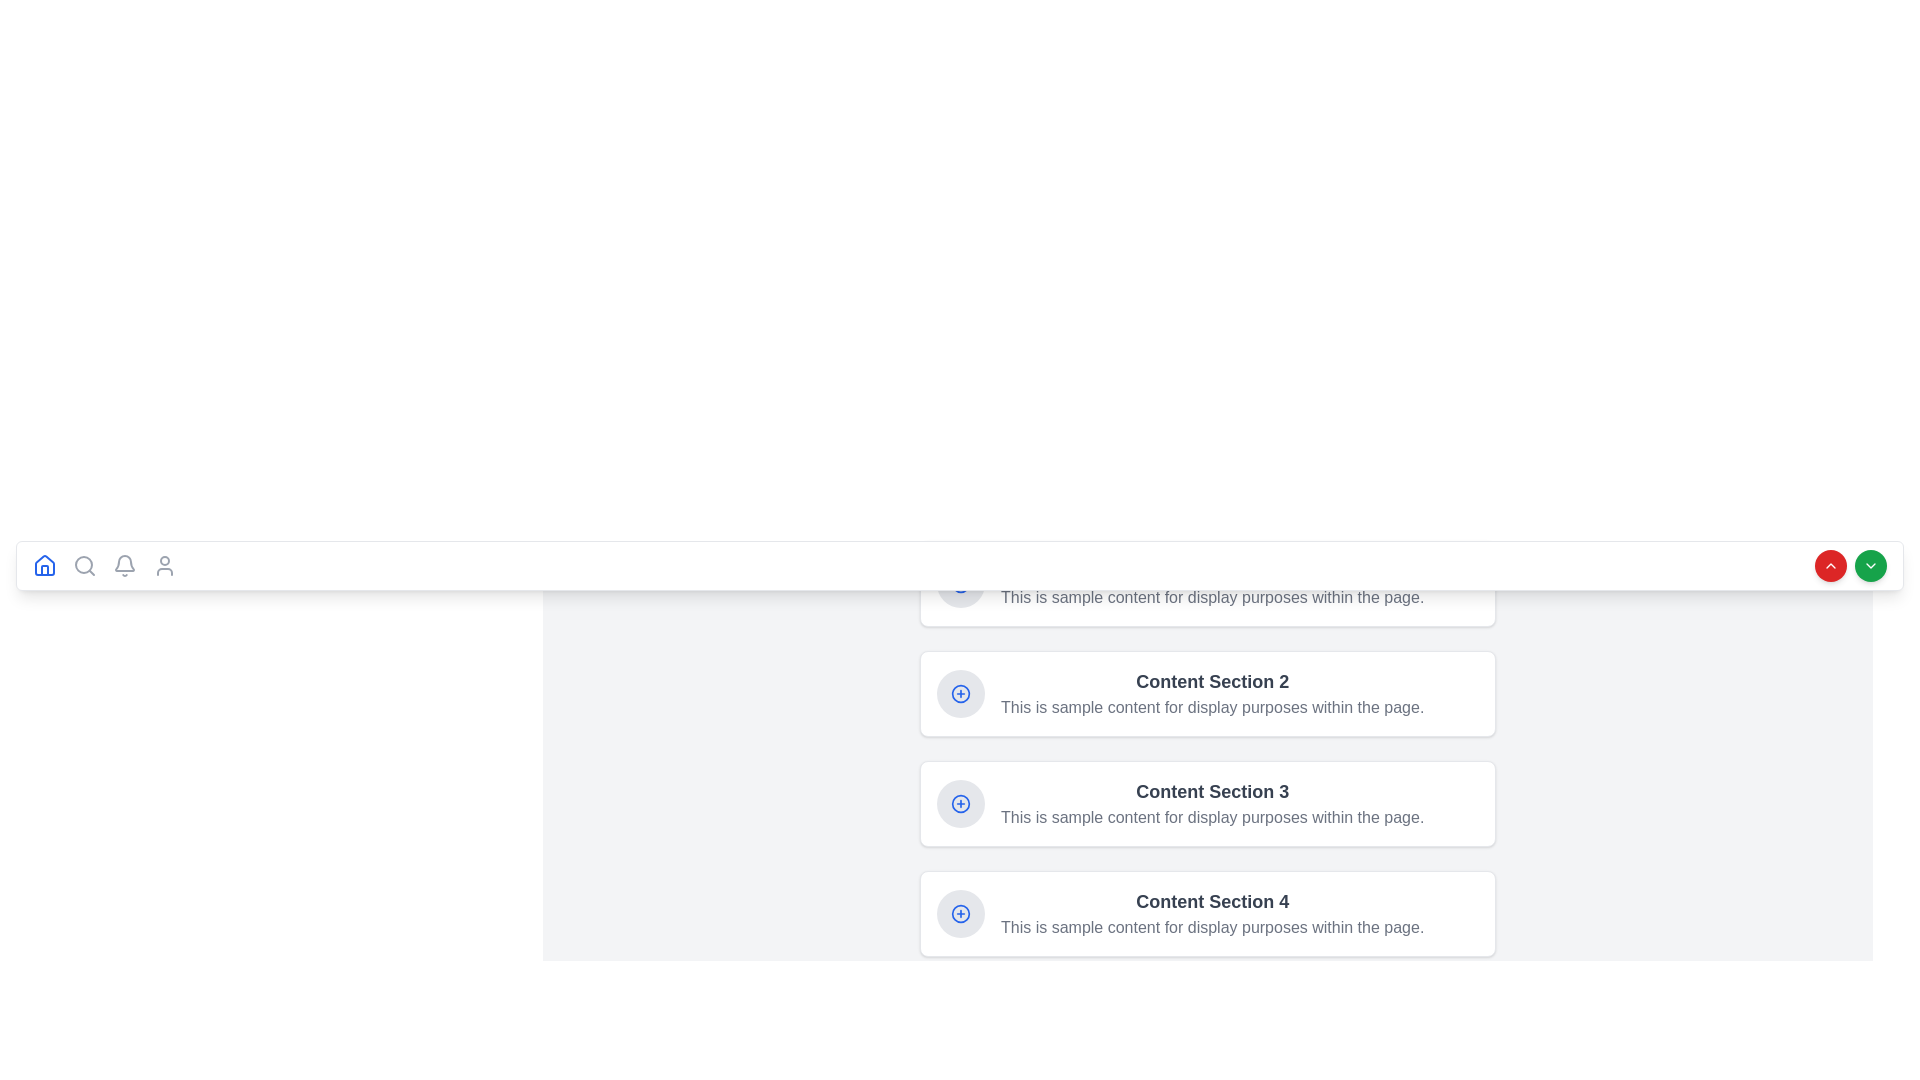 The image size is (1920, 1080). Describe the element at coordinates (960, 583) in the screenshot. I see `the interactive button located in 'Content Section 1'` at that location.